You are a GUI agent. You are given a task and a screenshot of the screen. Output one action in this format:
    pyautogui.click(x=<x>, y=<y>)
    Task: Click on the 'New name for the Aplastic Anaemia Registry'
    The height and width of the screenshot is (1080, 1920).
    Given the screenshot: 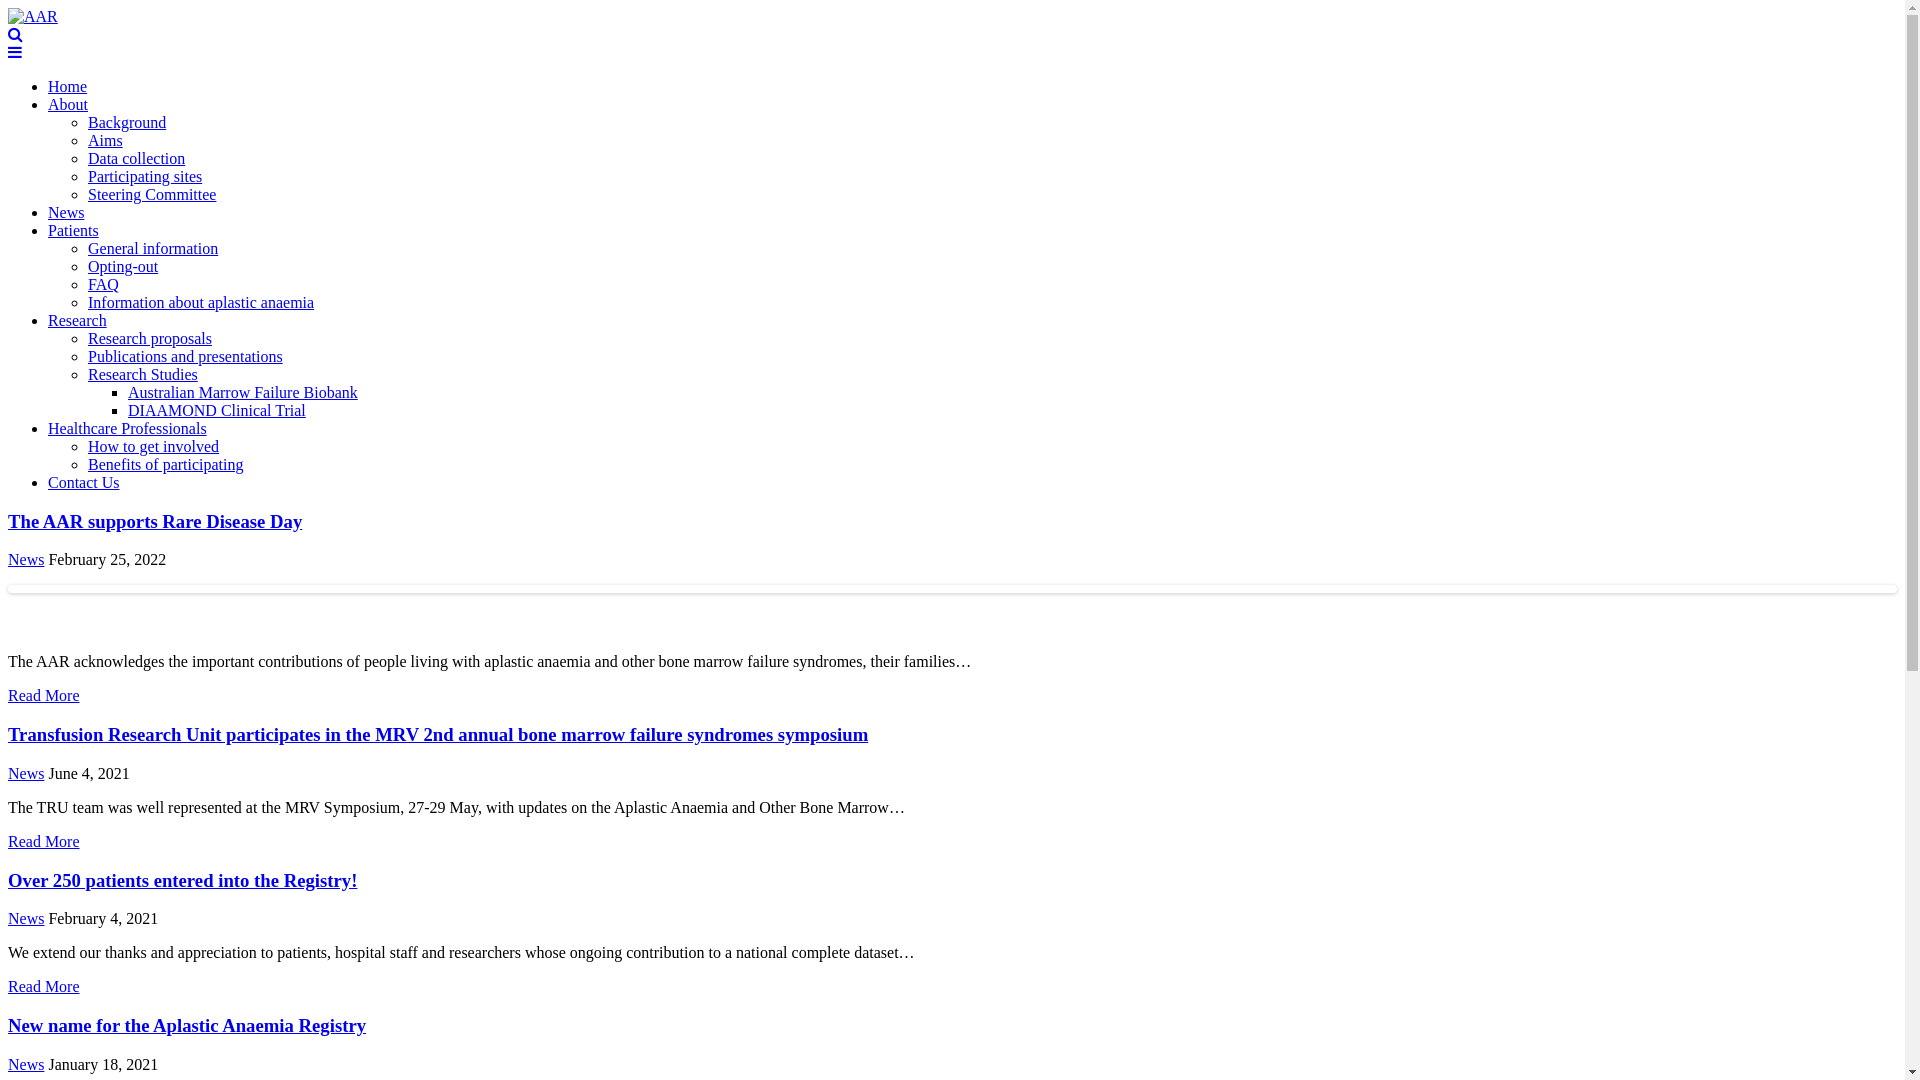 What is the action you would take?
    pyautogui.click(x=187, y=1025)
    